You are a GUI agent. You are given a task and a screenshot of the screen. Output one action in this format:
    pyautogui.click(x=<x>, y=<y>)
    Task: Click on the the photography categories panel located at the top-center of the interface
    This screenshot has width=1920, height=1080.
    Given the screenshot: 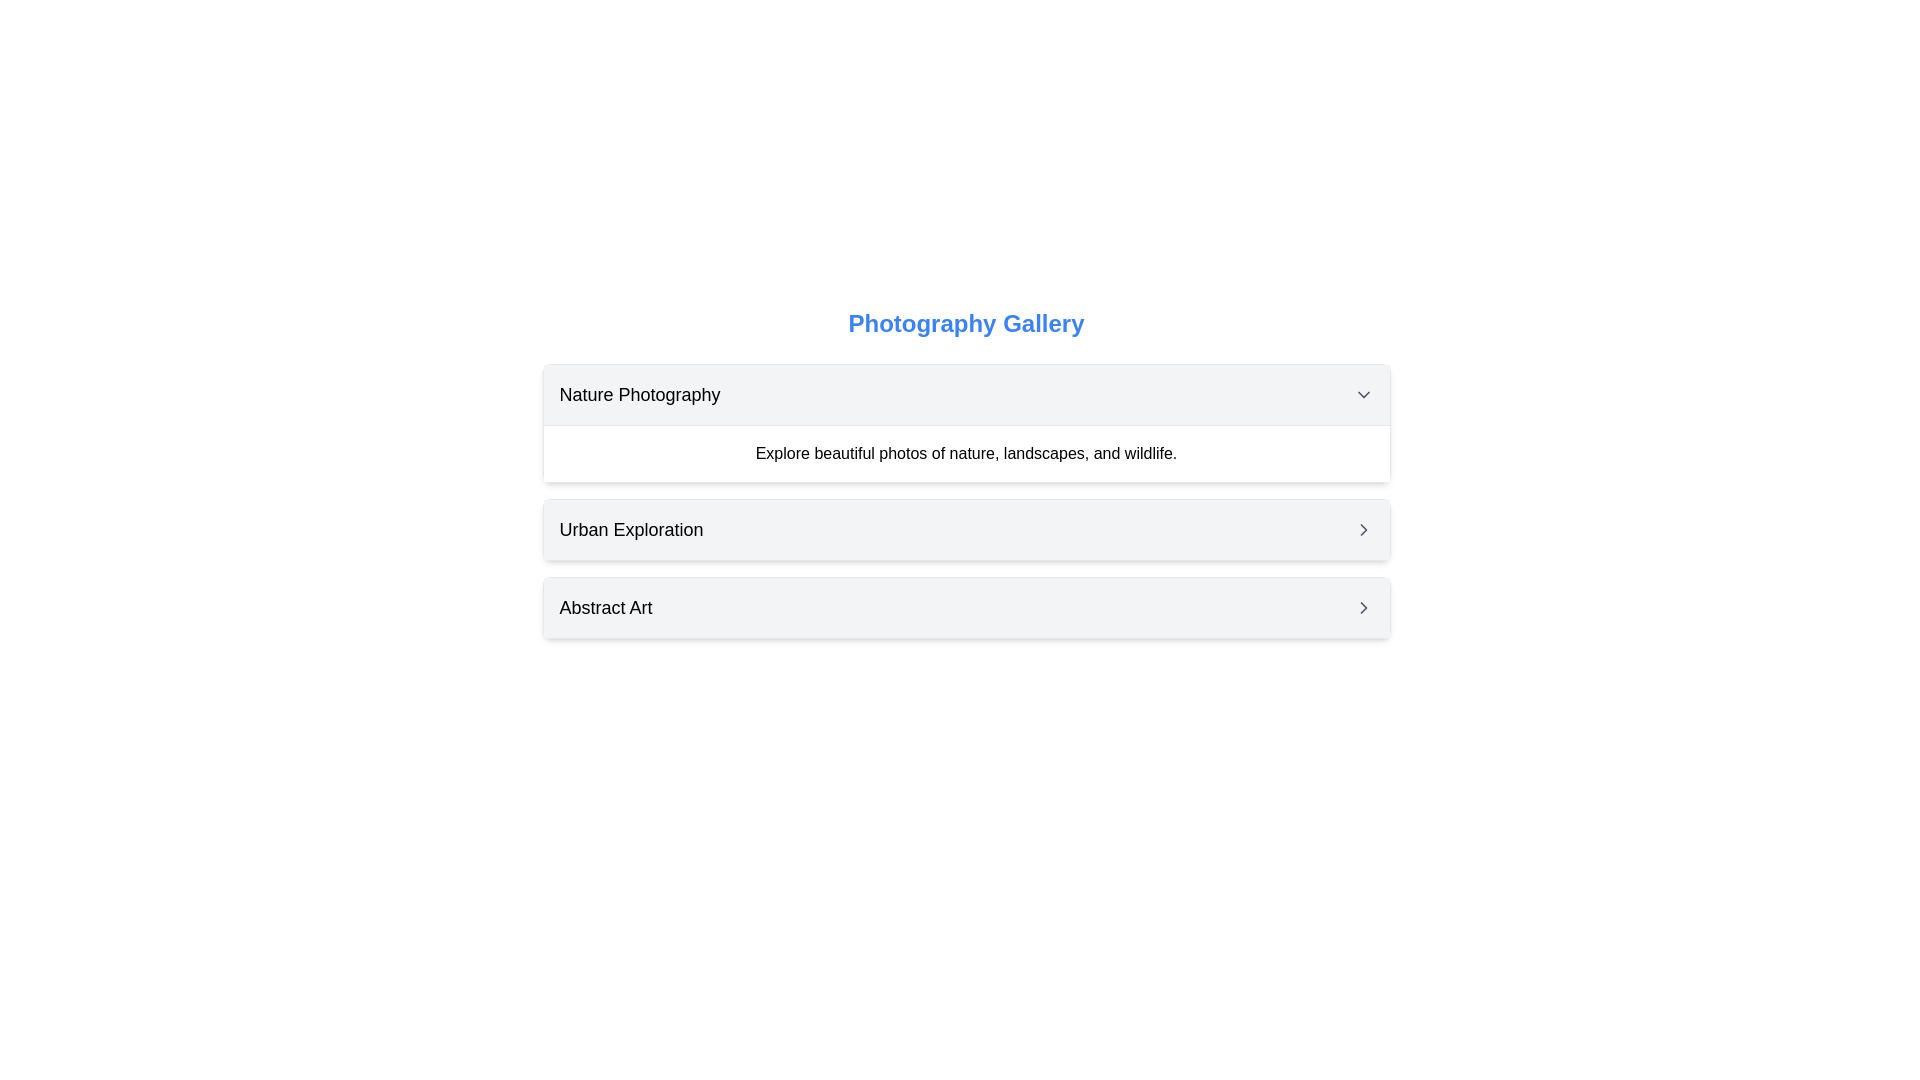 What is the action you would take?
    pyautogui.click(x=966, y=473)
    